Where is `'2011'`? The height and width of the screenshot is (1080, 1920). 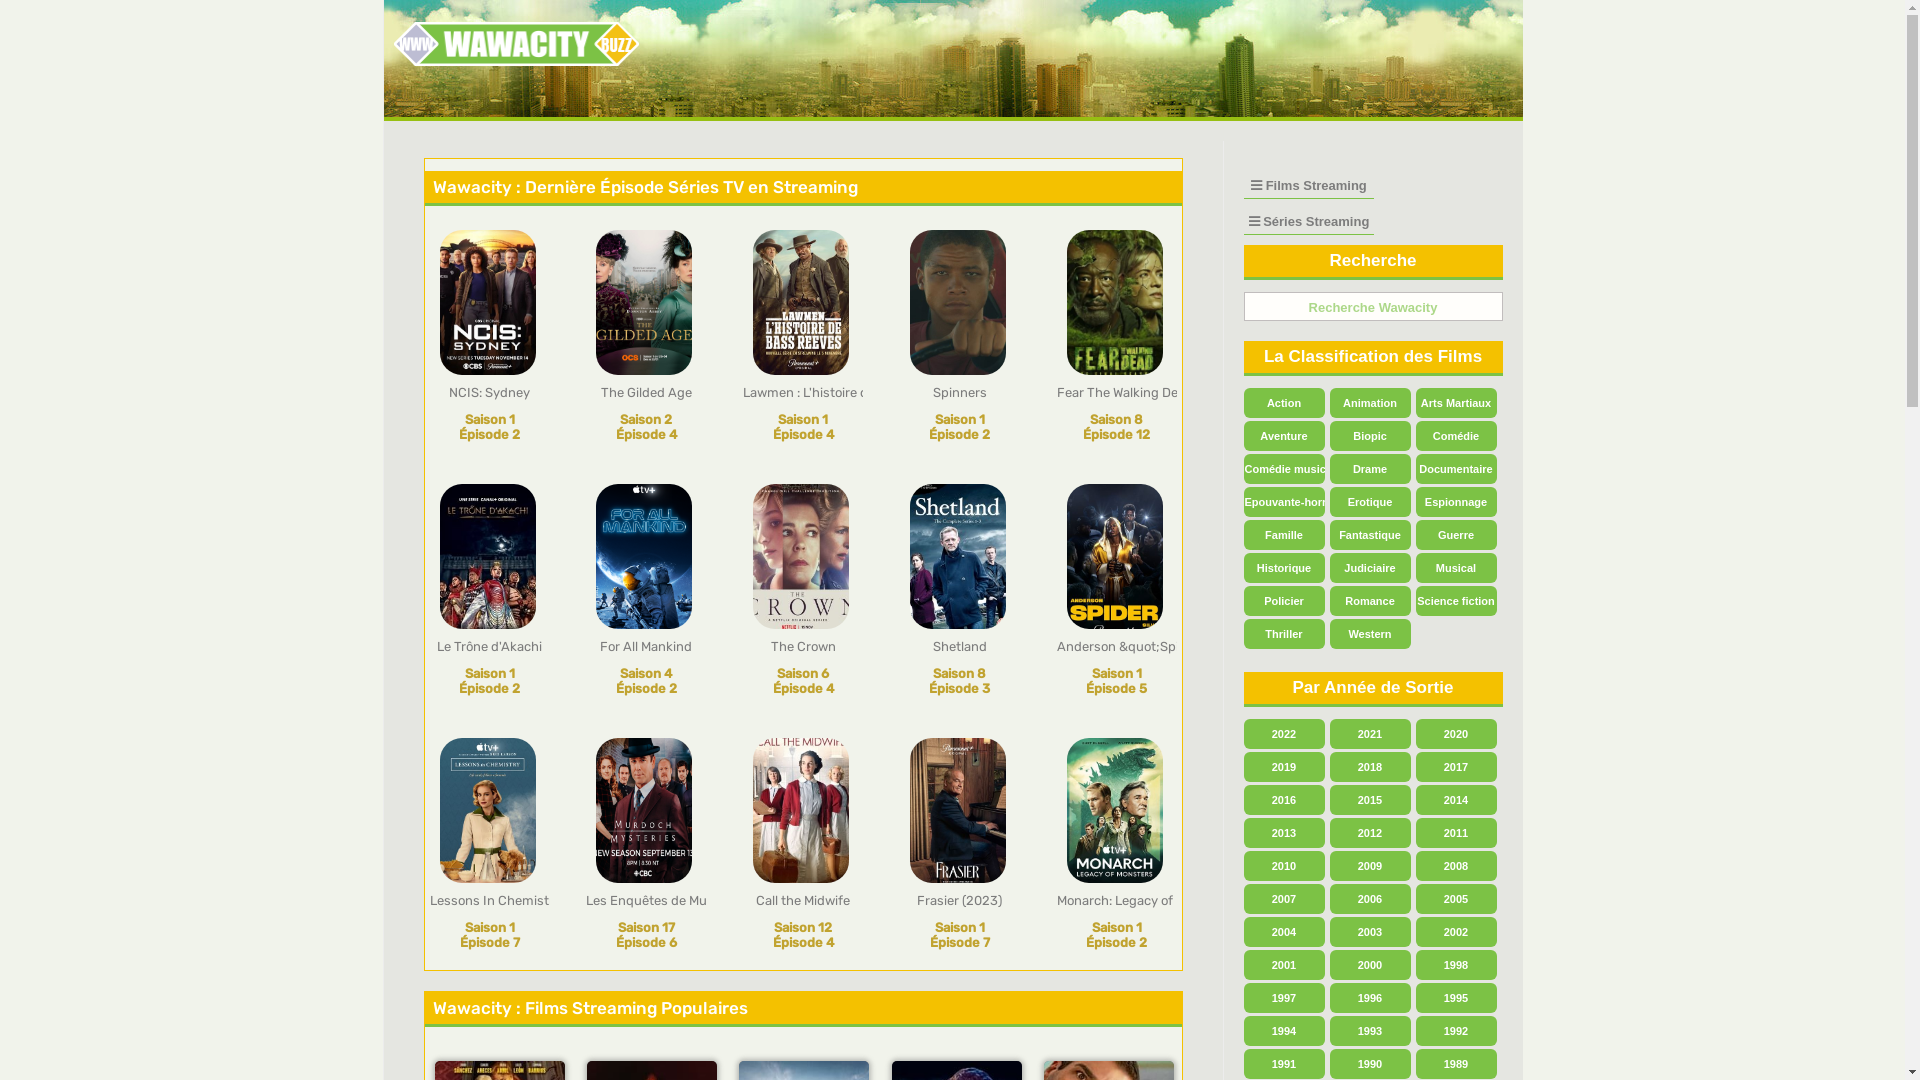
'2011' is located at coordinates (1456, 833).